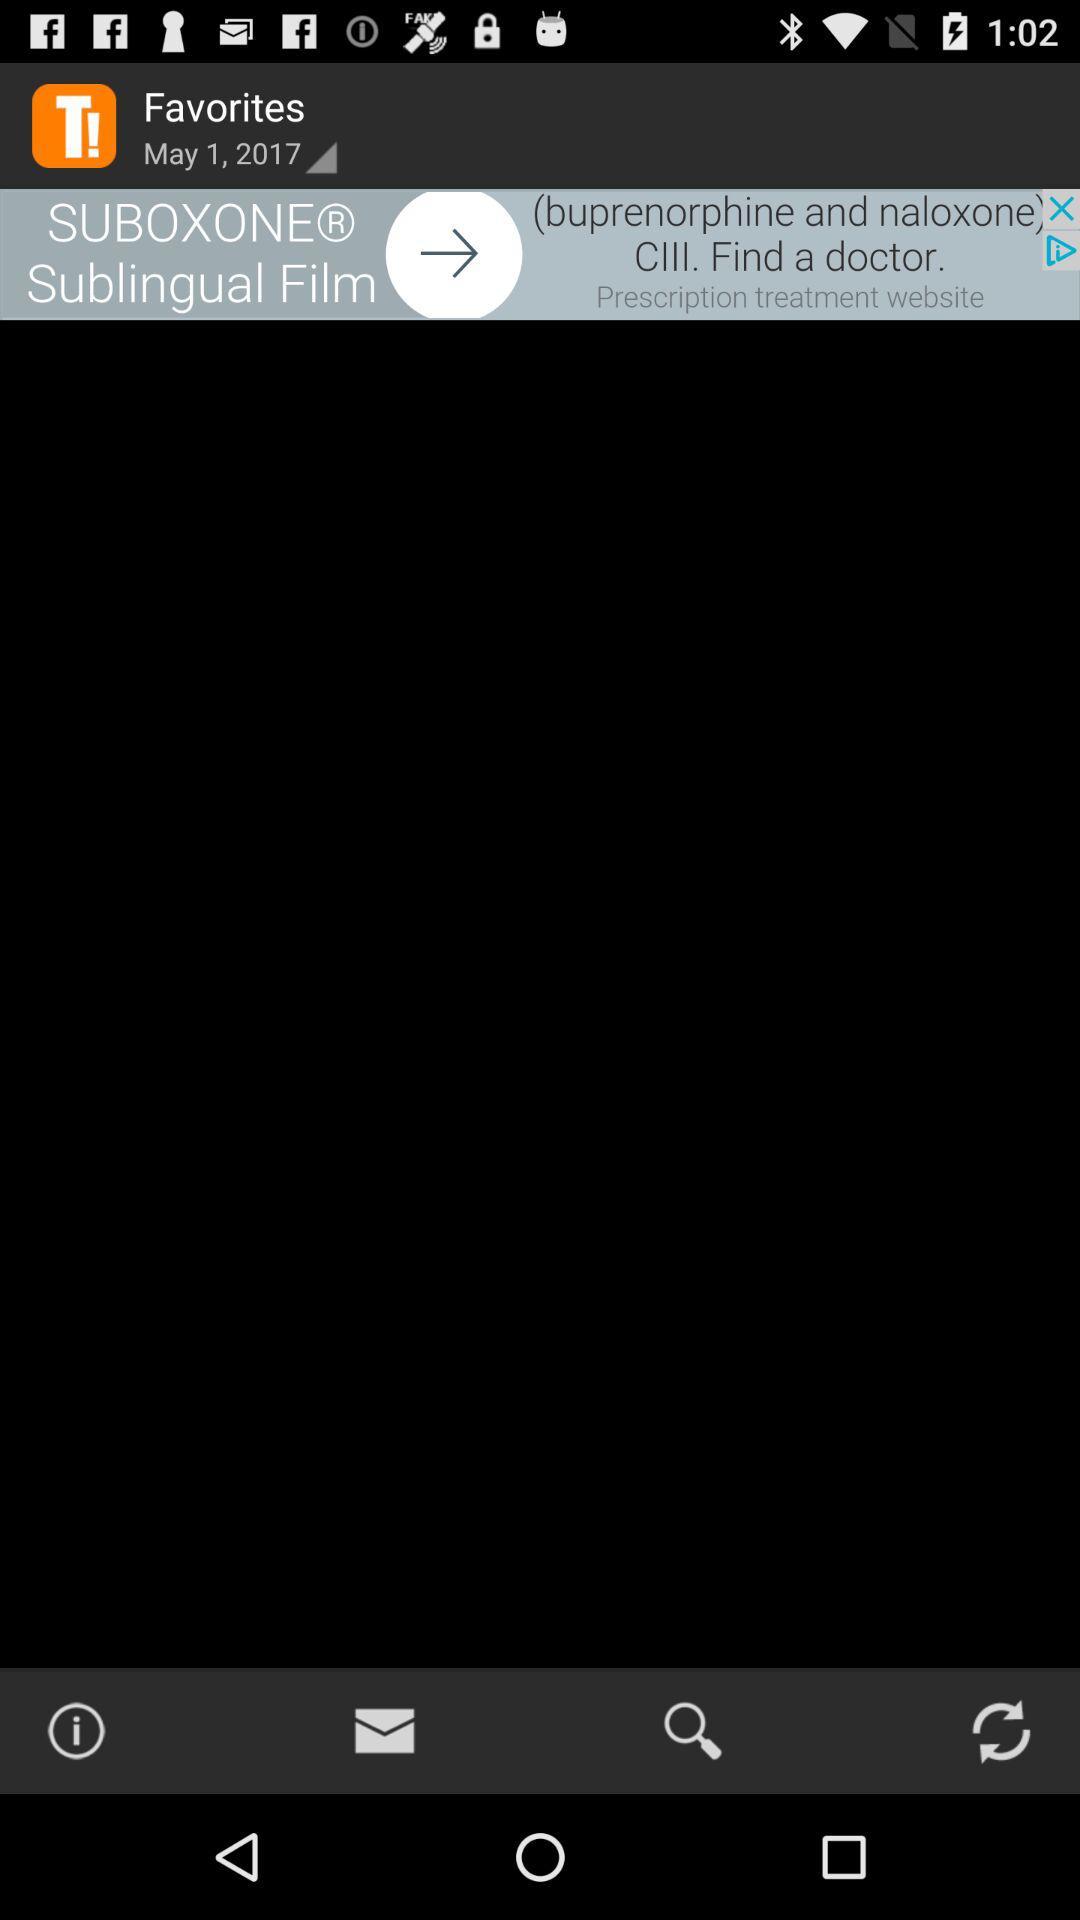  I want to click on advertisement area, so click(540, 253).